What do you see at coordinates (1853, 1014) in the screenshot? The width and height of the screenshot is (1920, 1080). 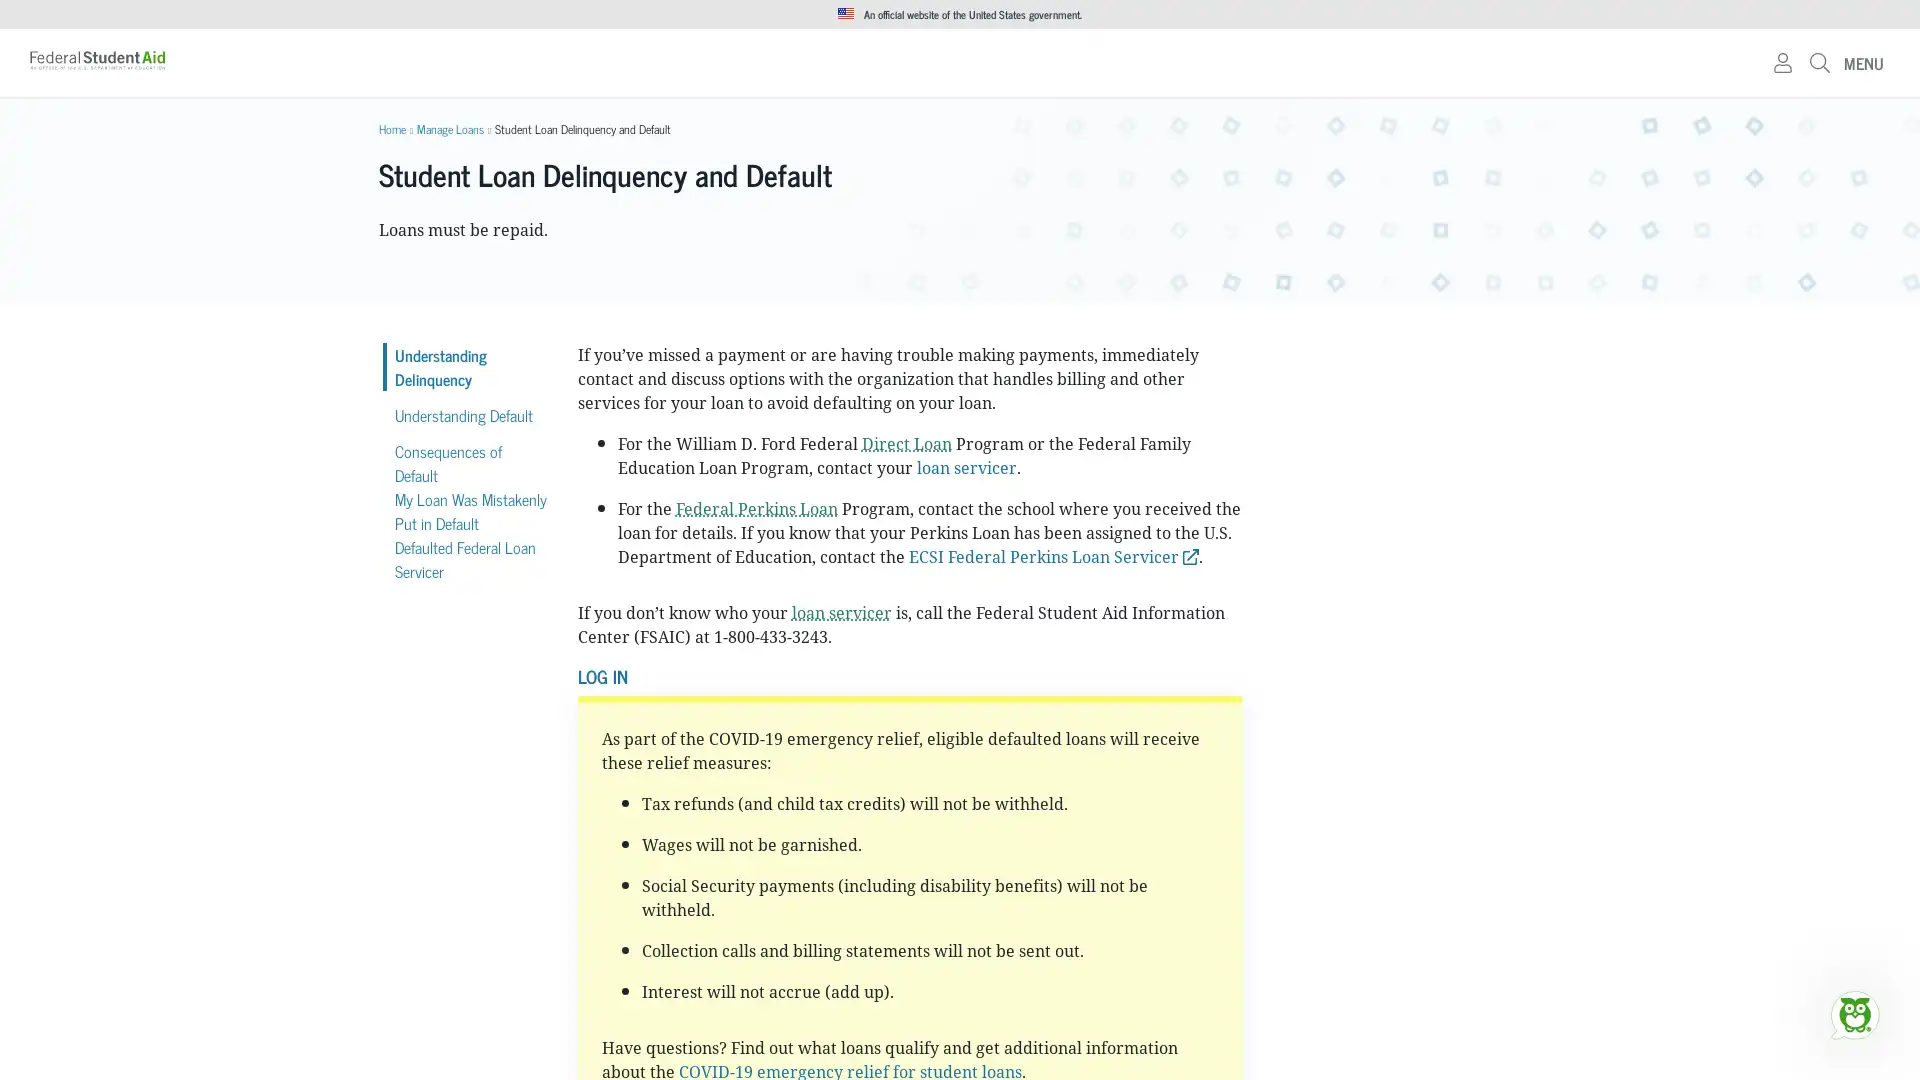 I see `Initiate Chat` at bounding box center [1853, 1014].